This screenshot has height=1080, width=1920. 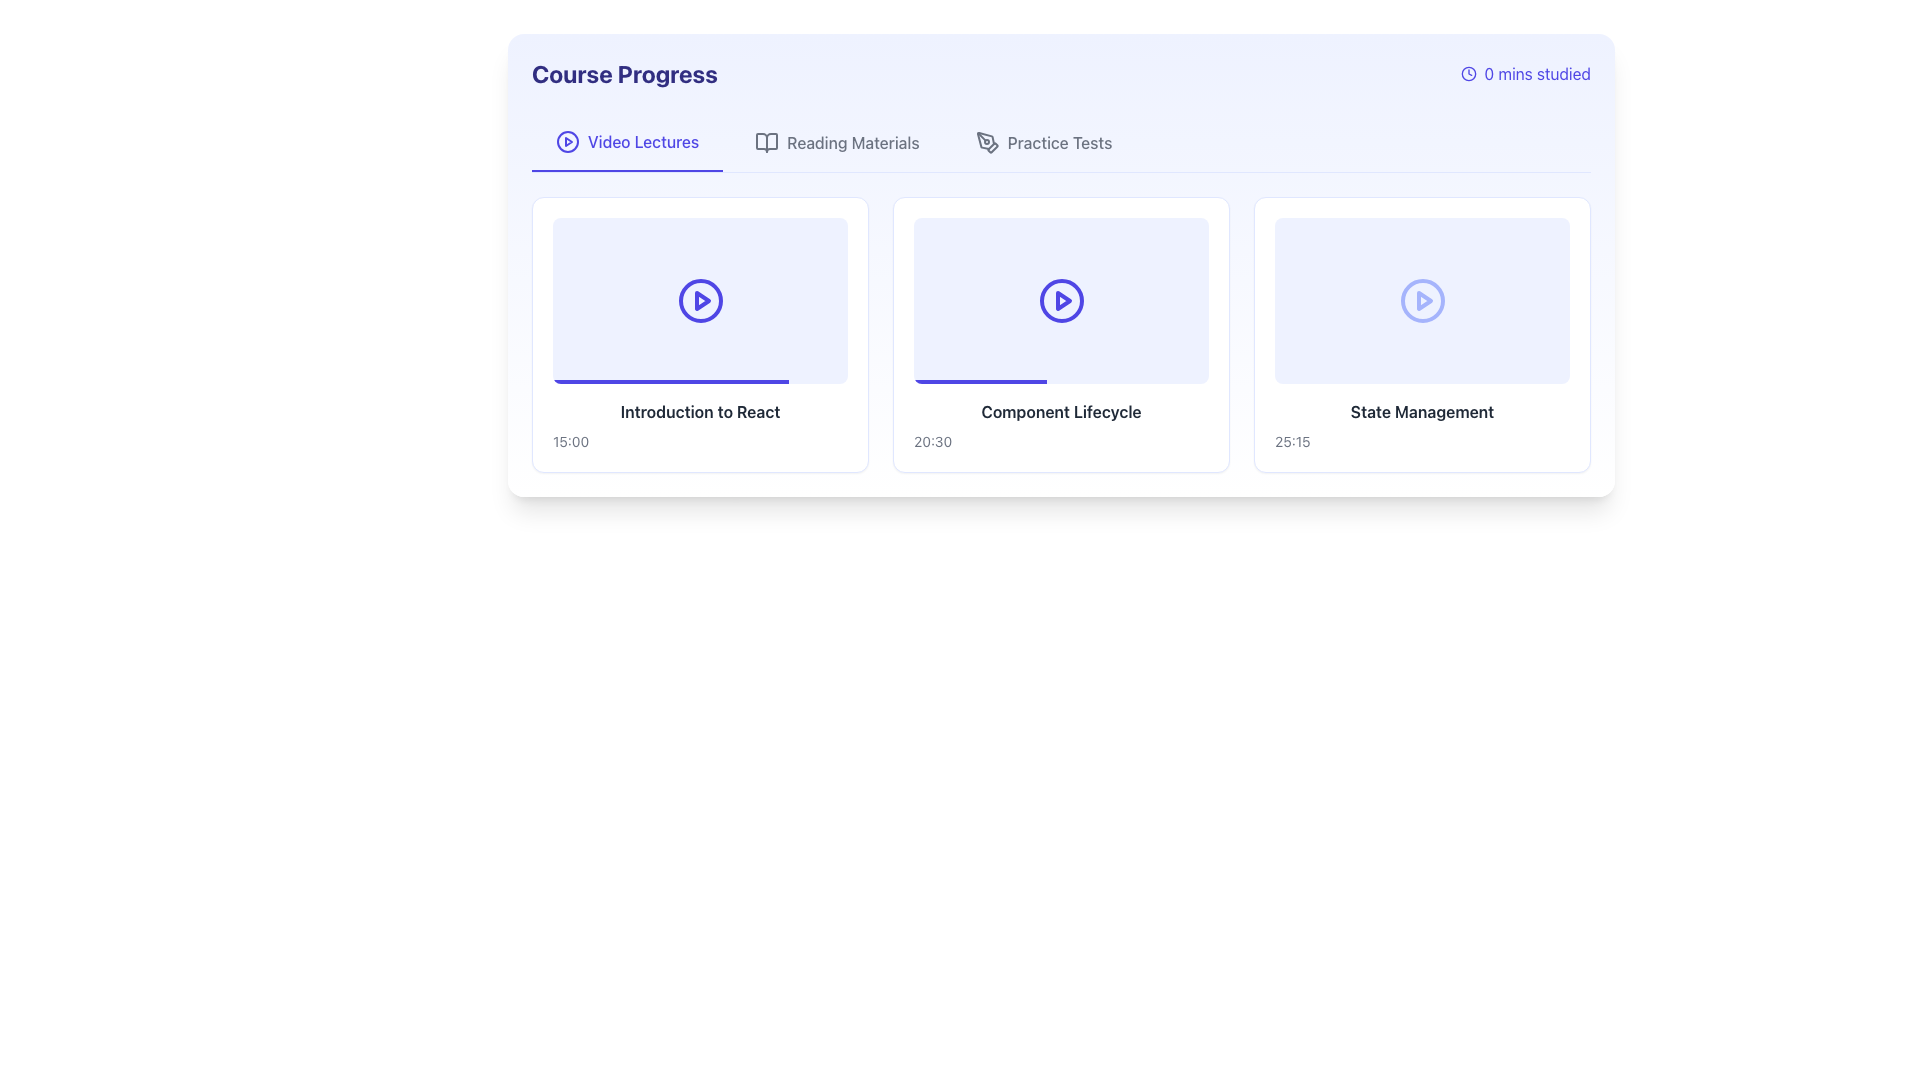 I want to click on text indicating the duration of the video located at the bottom center of the second video card in the layout of educational video resources, so click(x=932, y=440).